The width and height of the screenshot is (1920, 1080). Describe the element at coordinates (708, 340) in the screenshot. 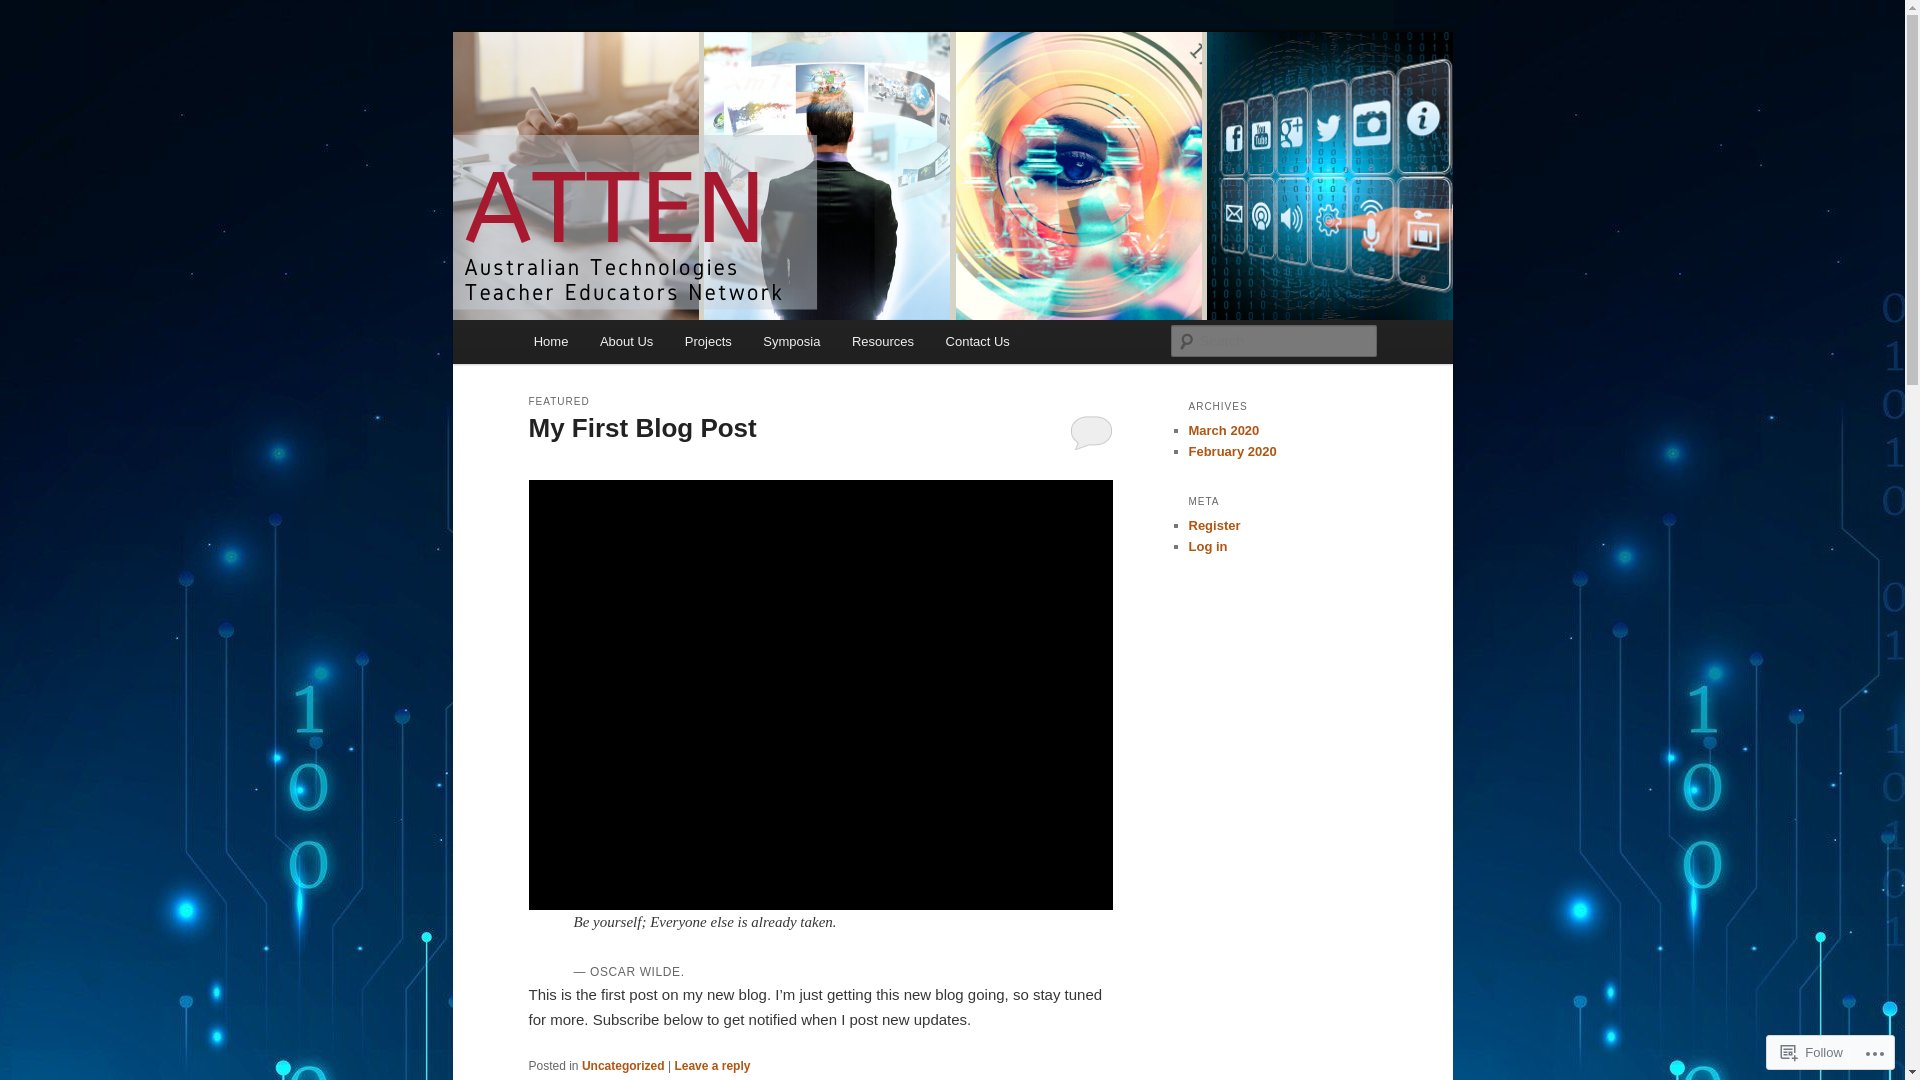

I see `'Projects'` at that location.